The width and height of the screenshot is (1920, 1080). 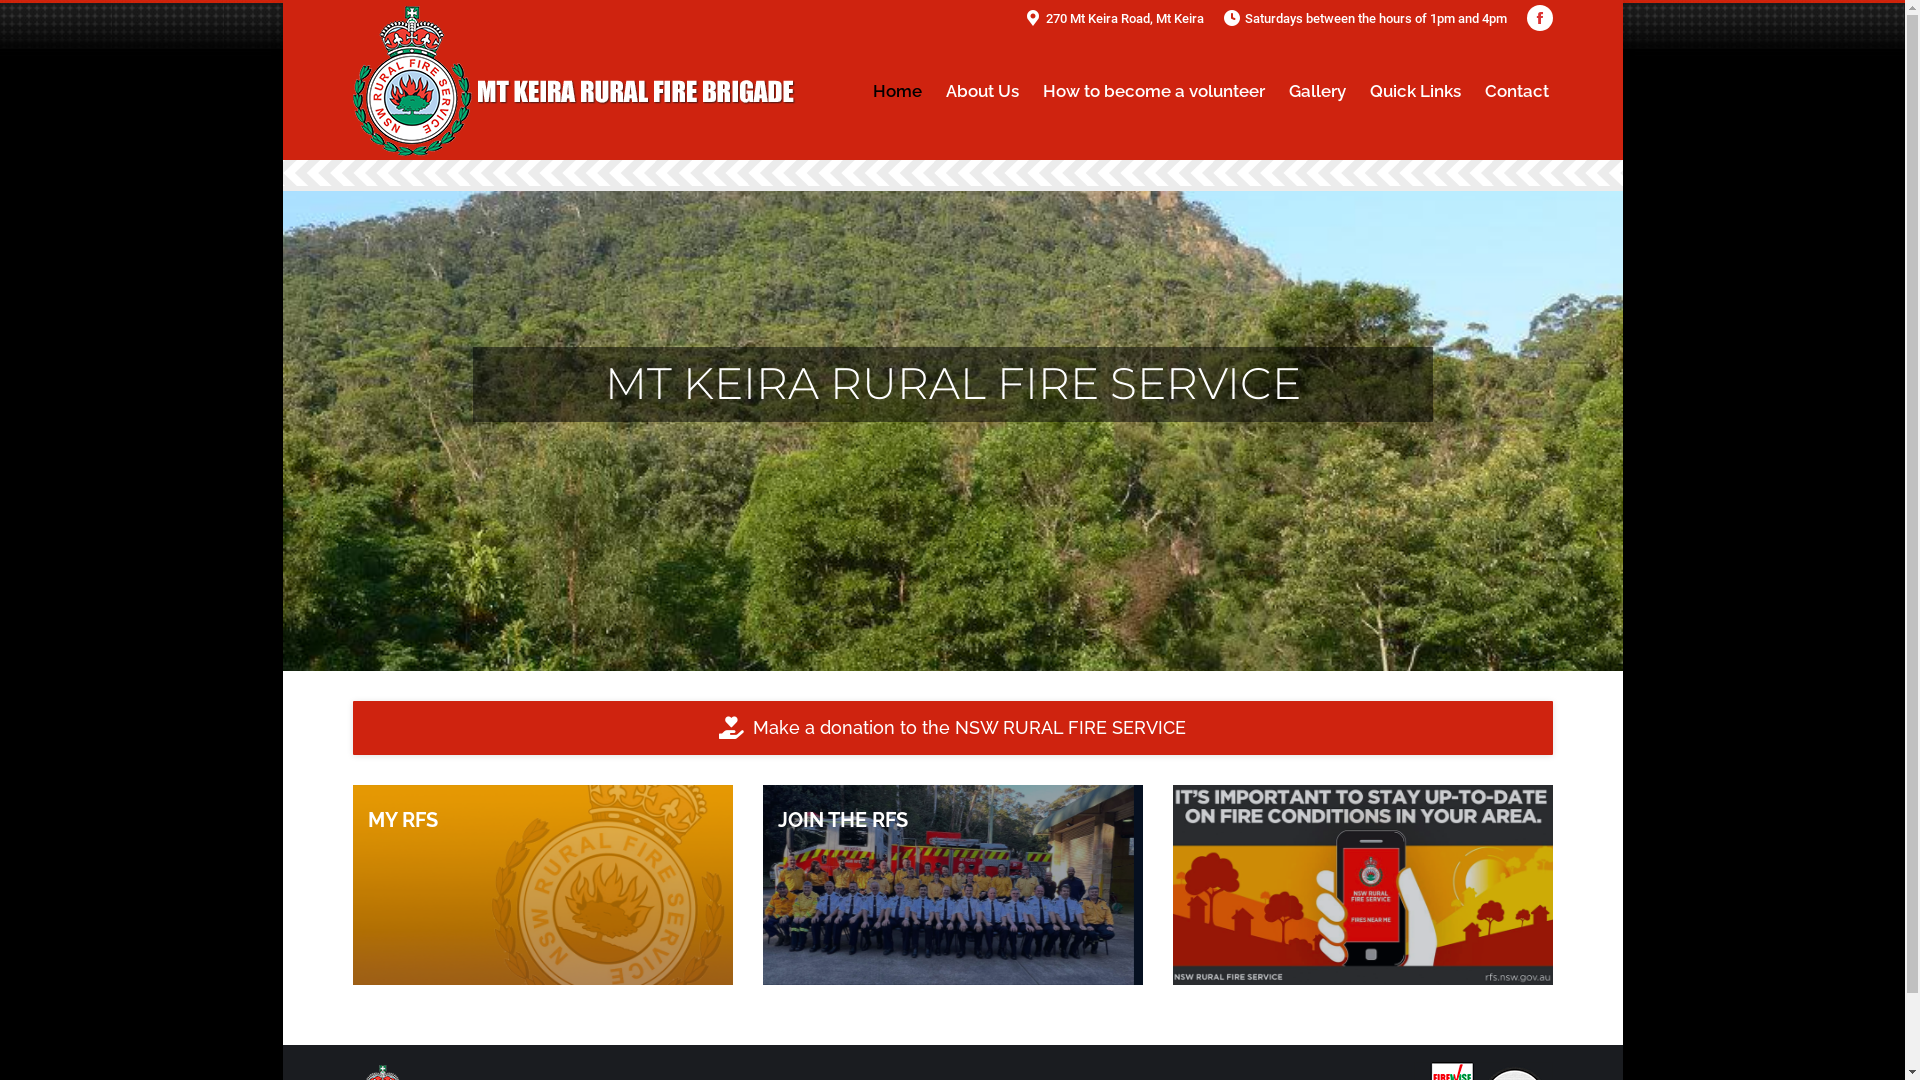 I want to click on 'Facebook', so click(x=1538, y=18).